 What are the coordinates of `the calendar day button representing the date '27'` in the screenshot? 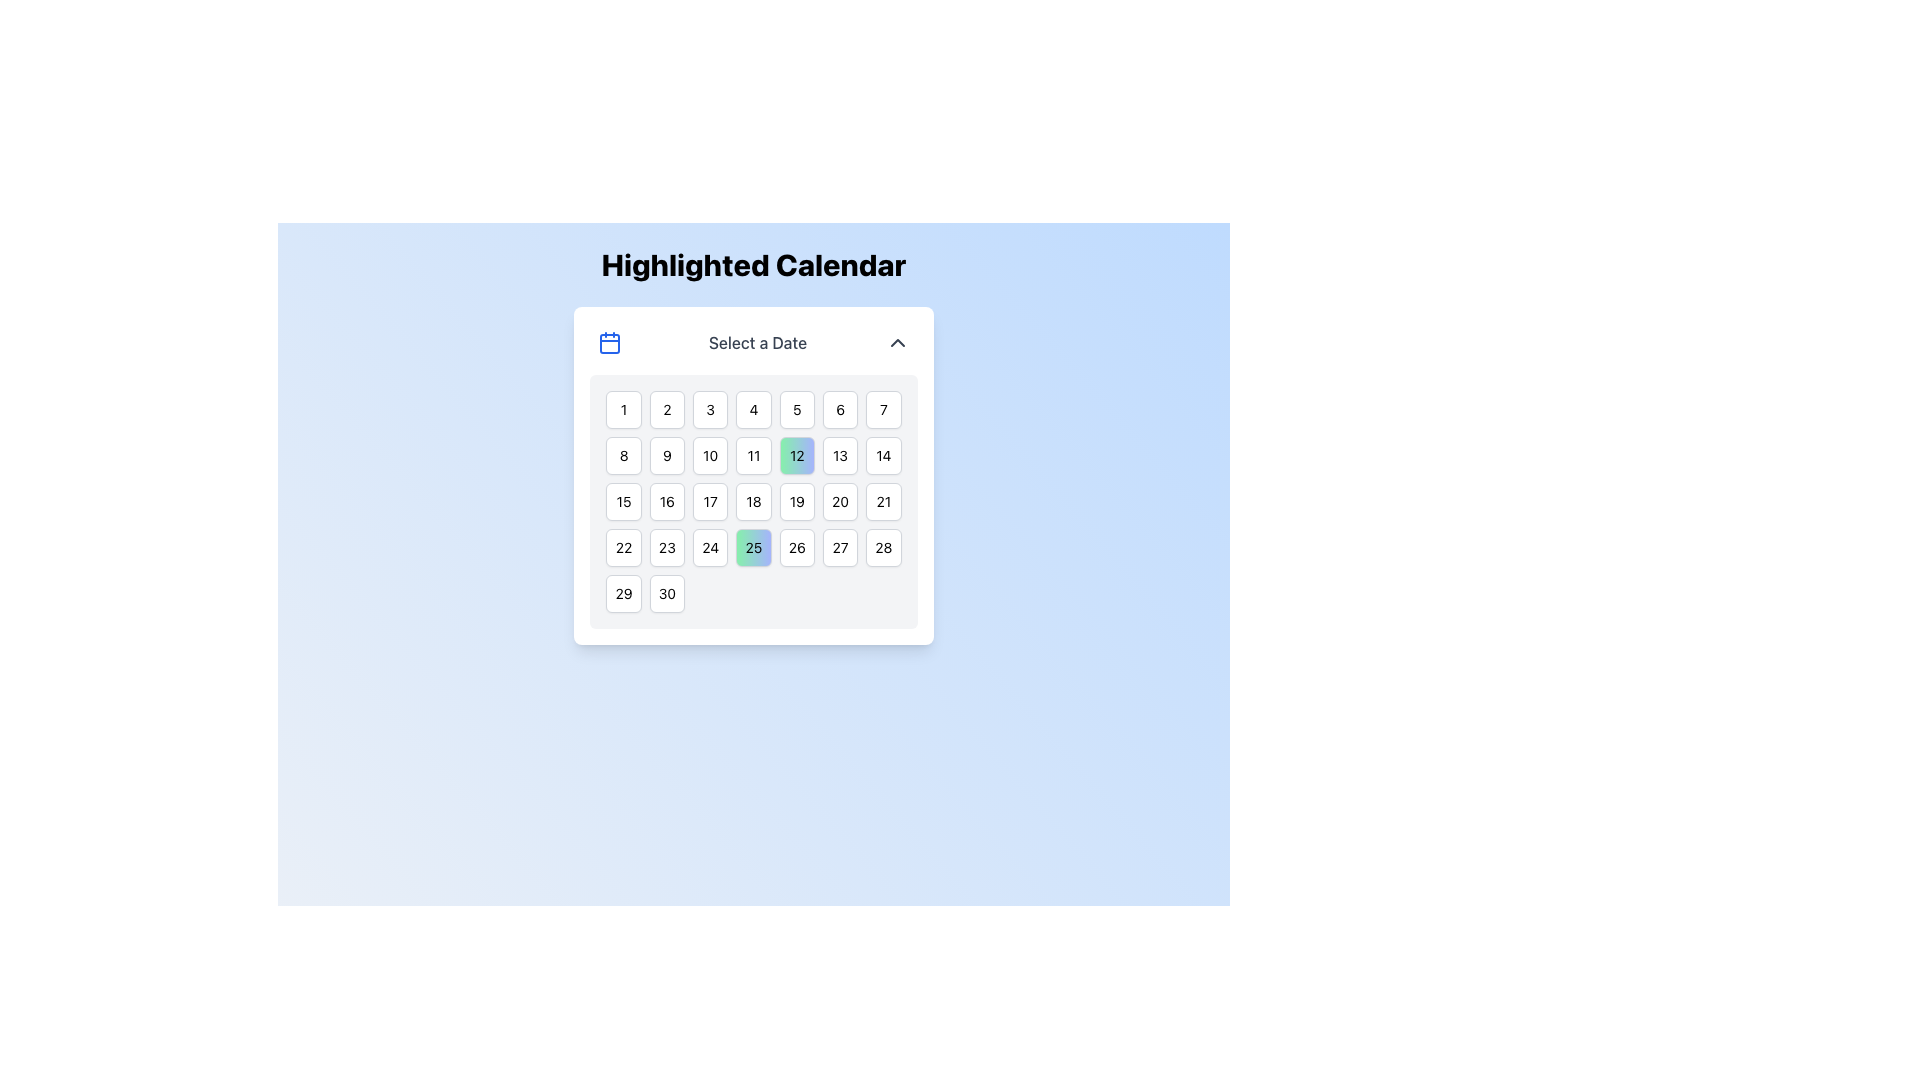 It's located at (840, 547).